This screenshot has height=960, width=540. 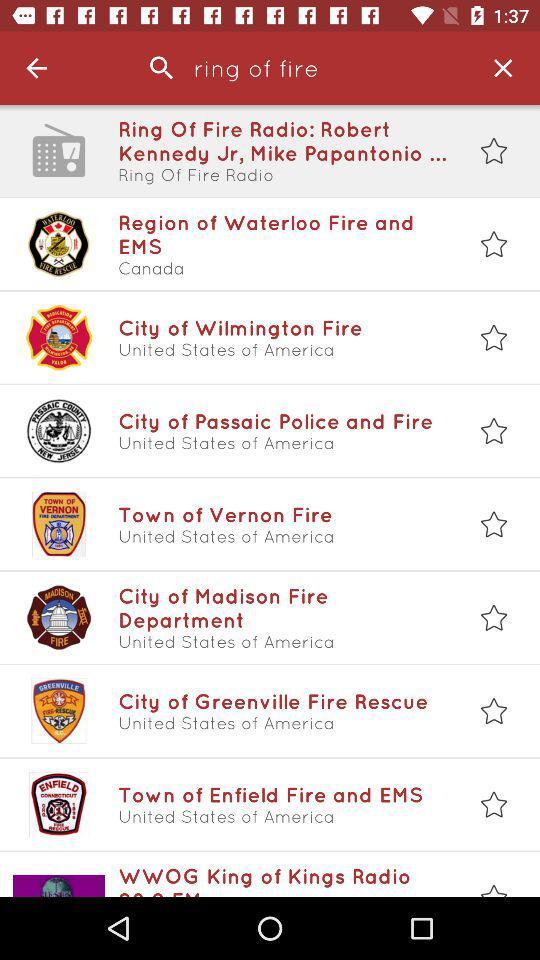 I want to click on the region of waterloo item, so click(x=282, y=234).